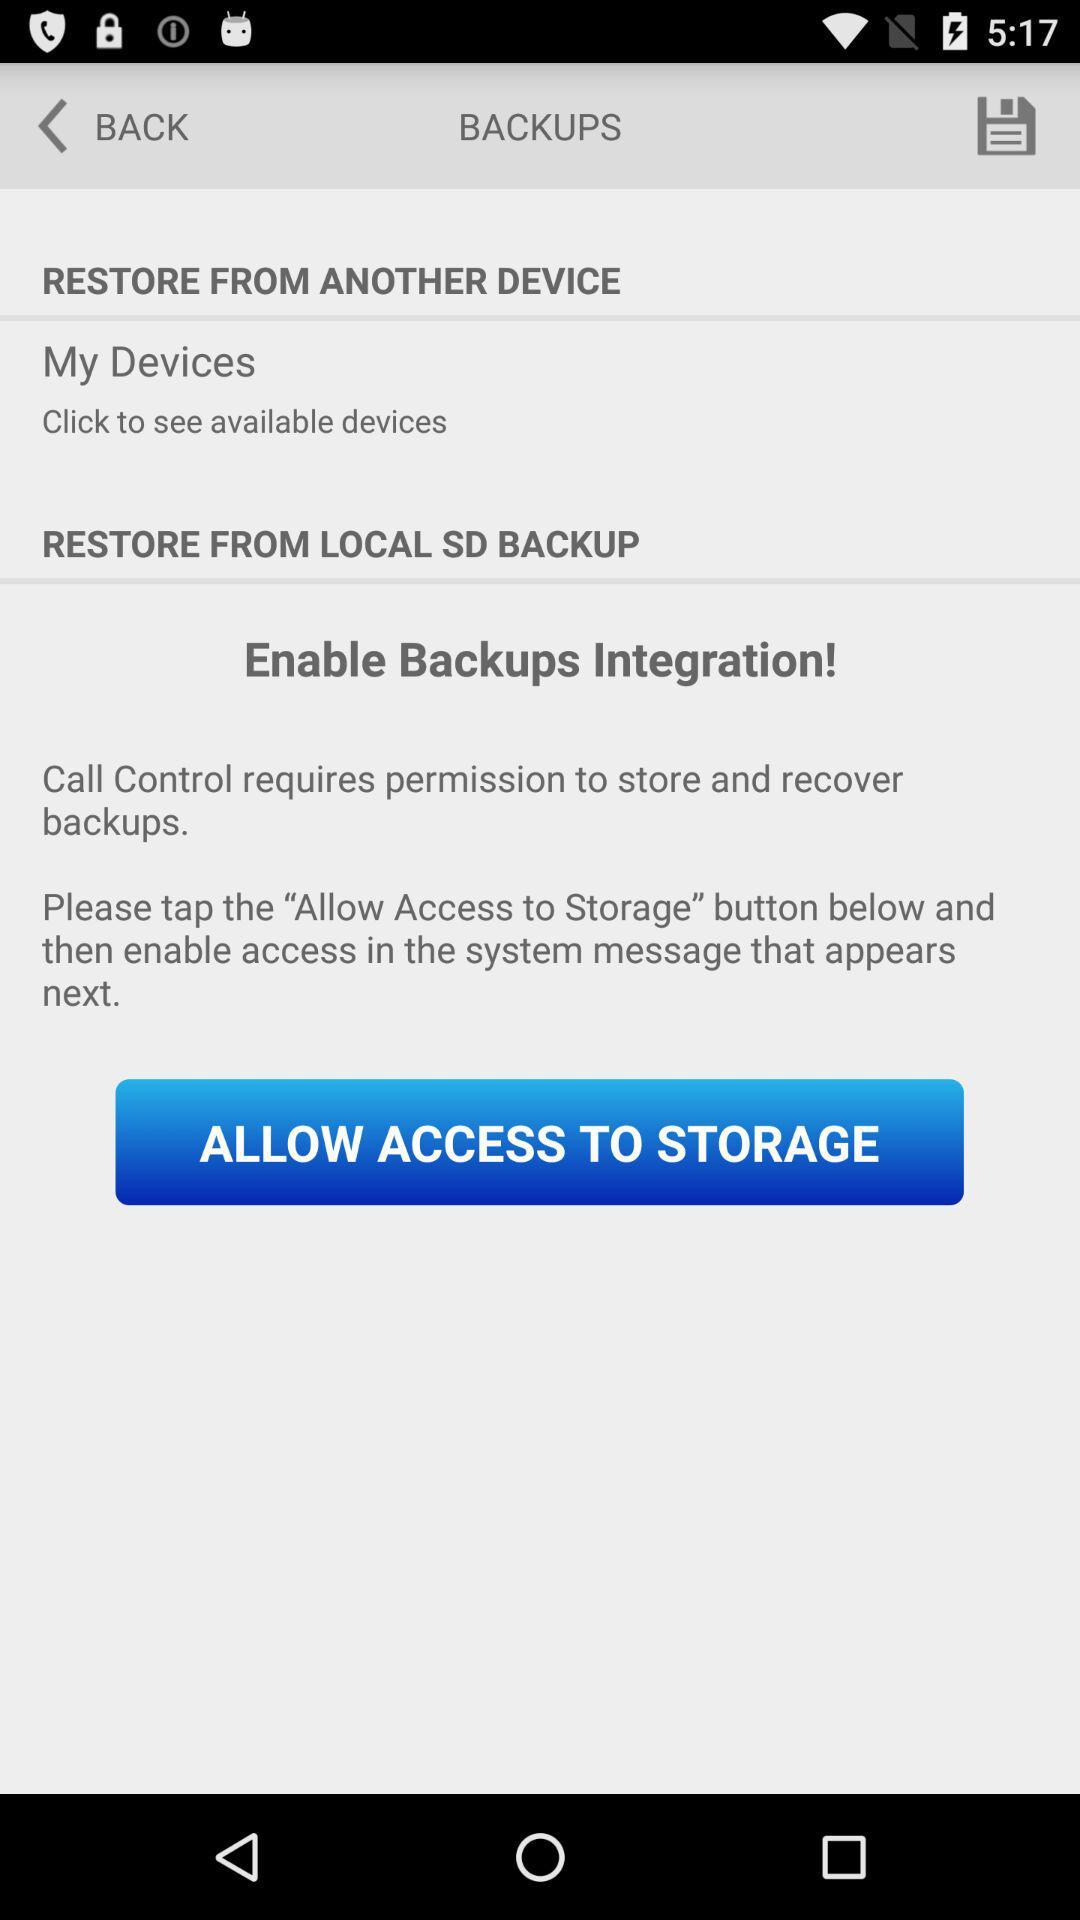 The width and height of the screenshot is (1080, 1920). Describe the element at coordinates (1006, 124) in the screenshot. I see `icon above restore from another item` at that location.